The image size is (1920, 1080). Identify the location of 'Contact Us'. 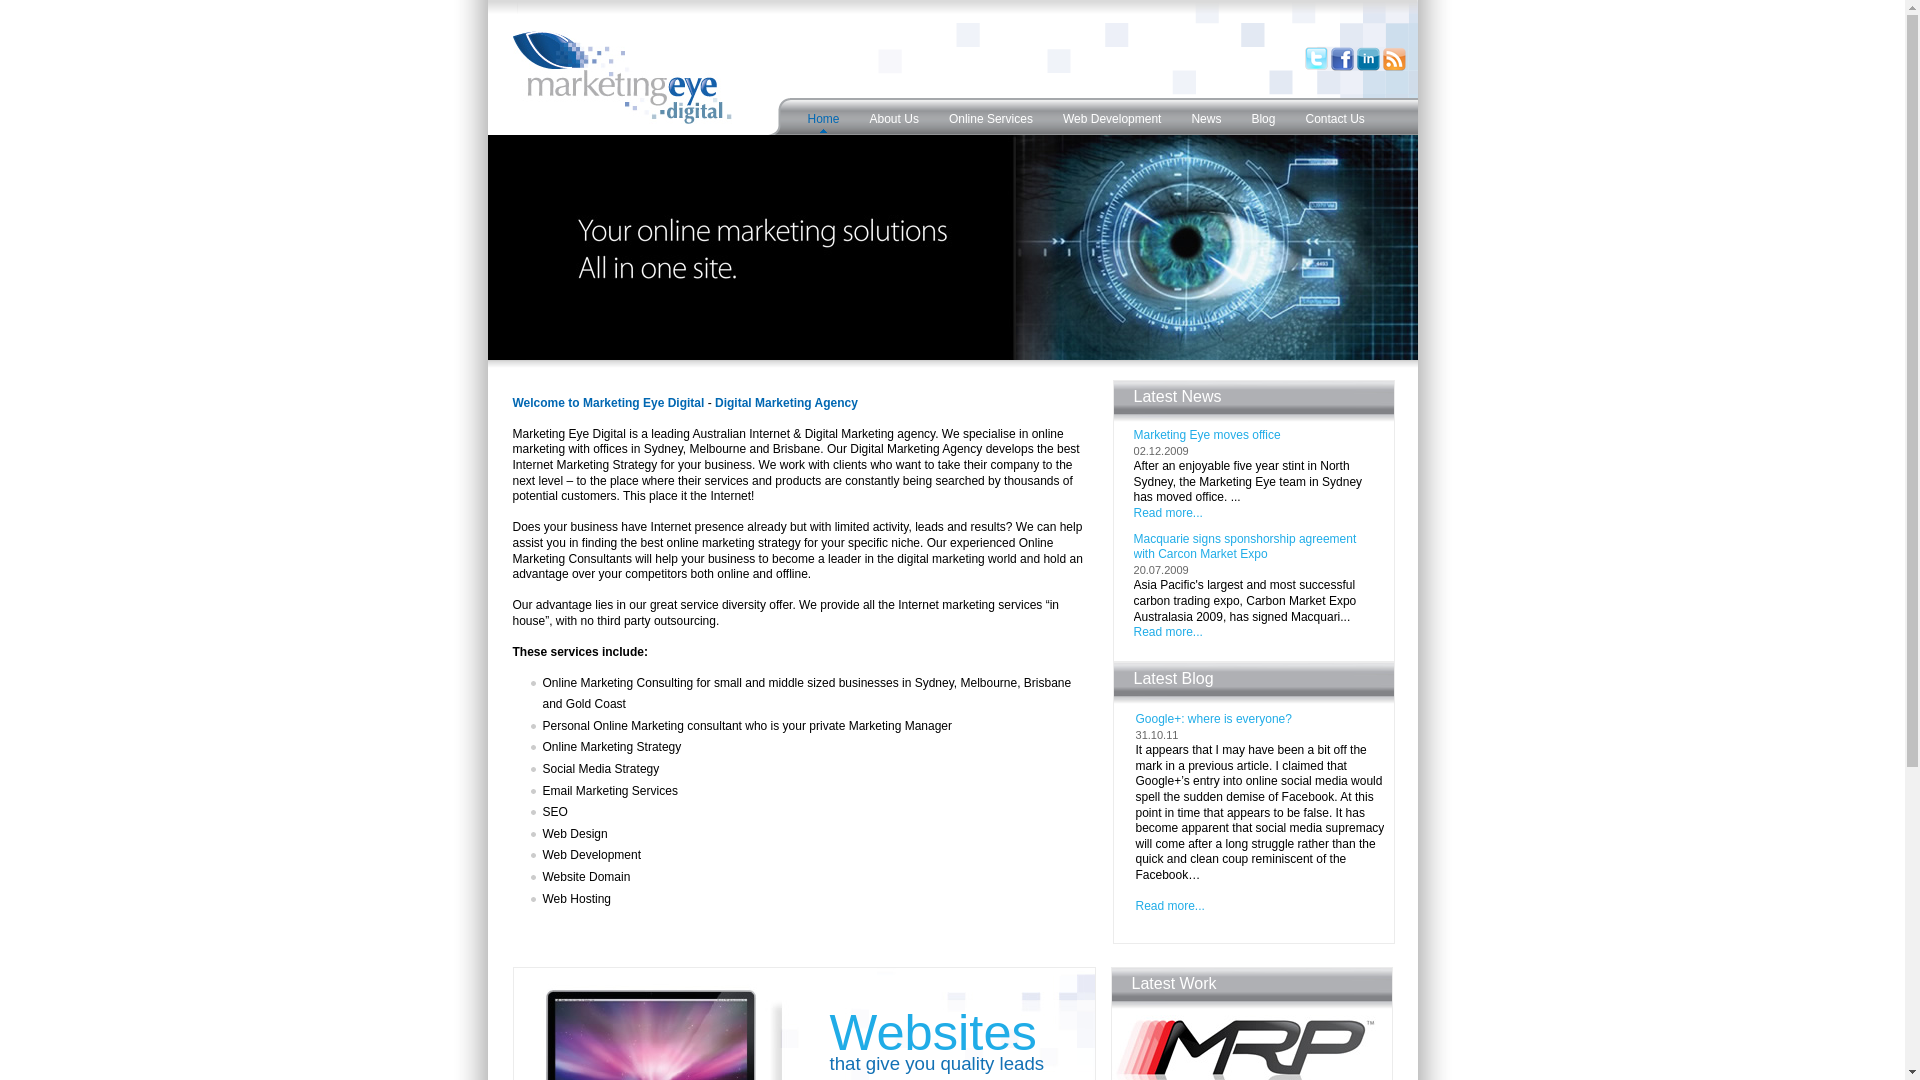
(1334, 115).